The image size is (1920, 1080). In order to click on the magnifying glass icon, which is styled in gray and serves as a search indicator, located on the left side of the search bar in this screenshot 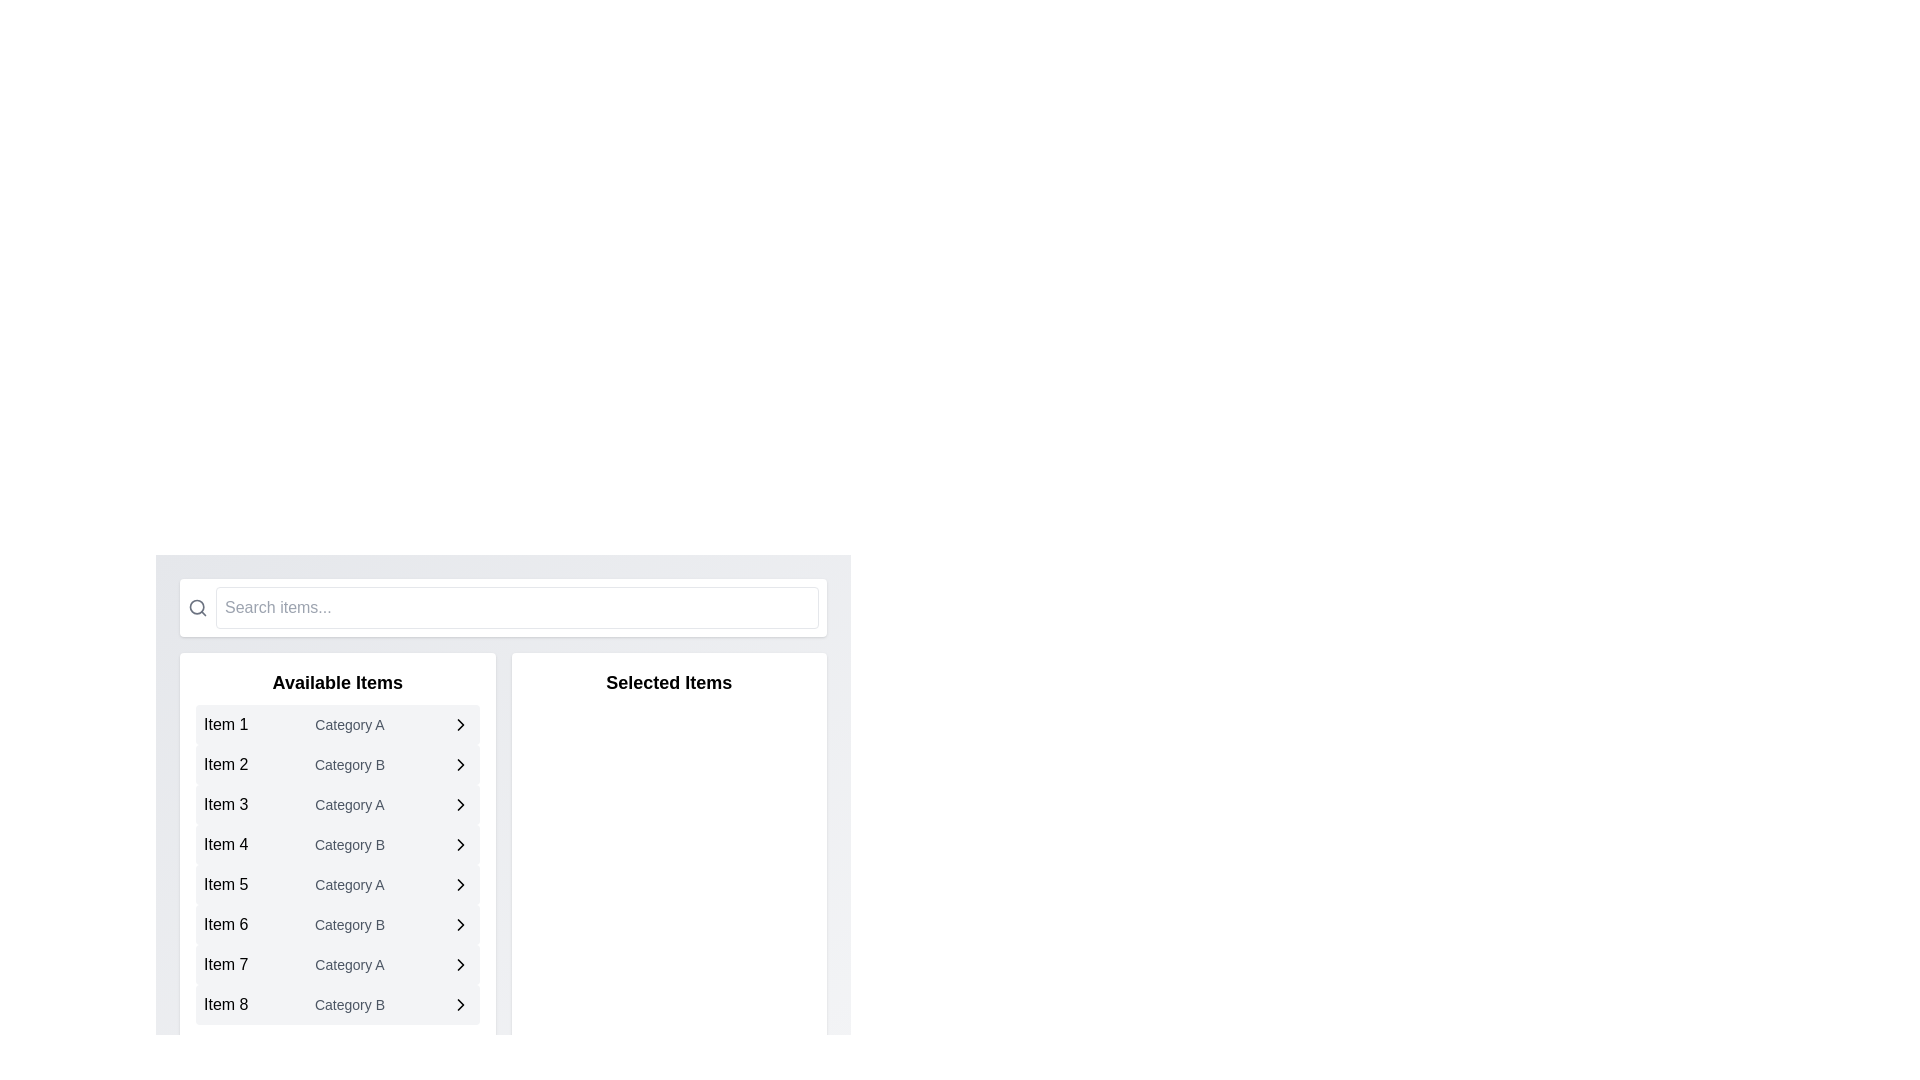, I will do `click(197, 607)`.